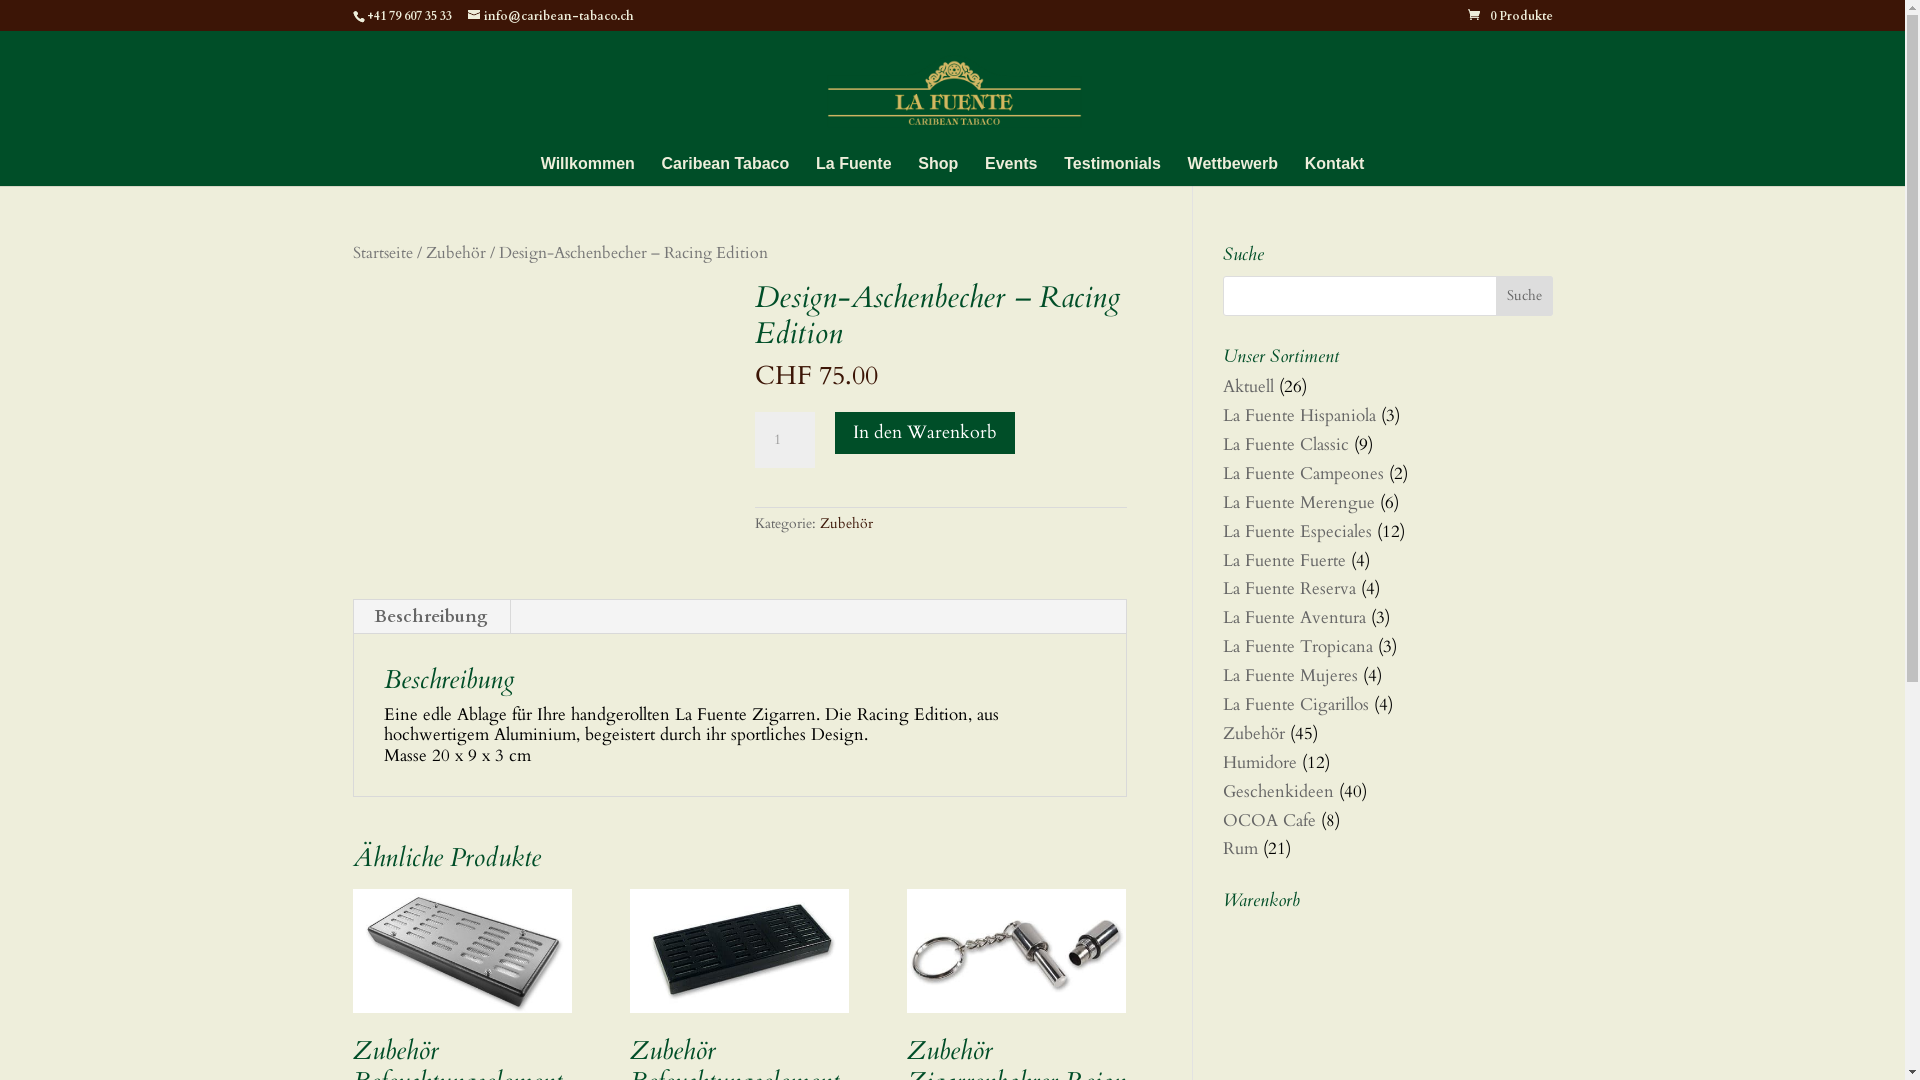 Image resolution: width=1920 pixels, height=1080 pixels. I want to click on 'La Fuente Merengue', so click(1297, 501).